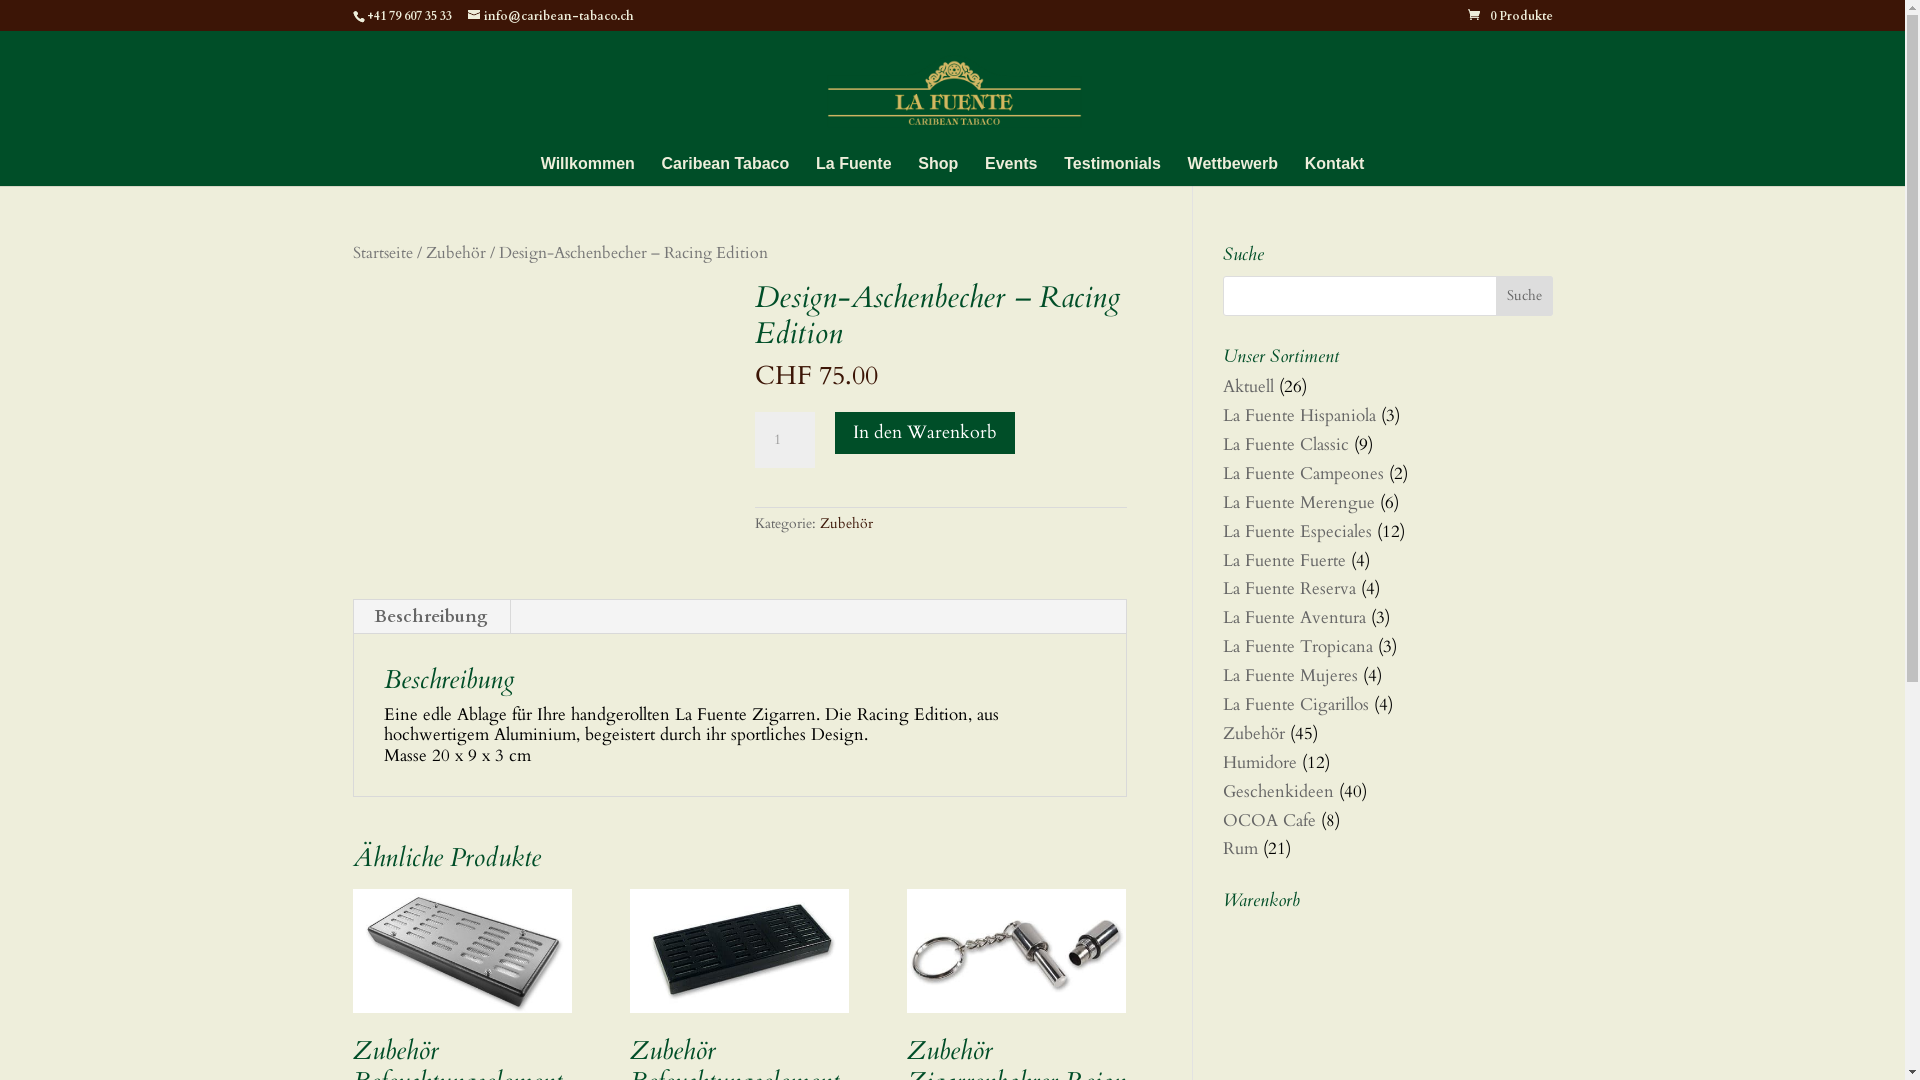 Image resolution: width=1920 pixels, height=1080 pixels. I want to click on 'La Fuente Merengue', so click(1297, 501).